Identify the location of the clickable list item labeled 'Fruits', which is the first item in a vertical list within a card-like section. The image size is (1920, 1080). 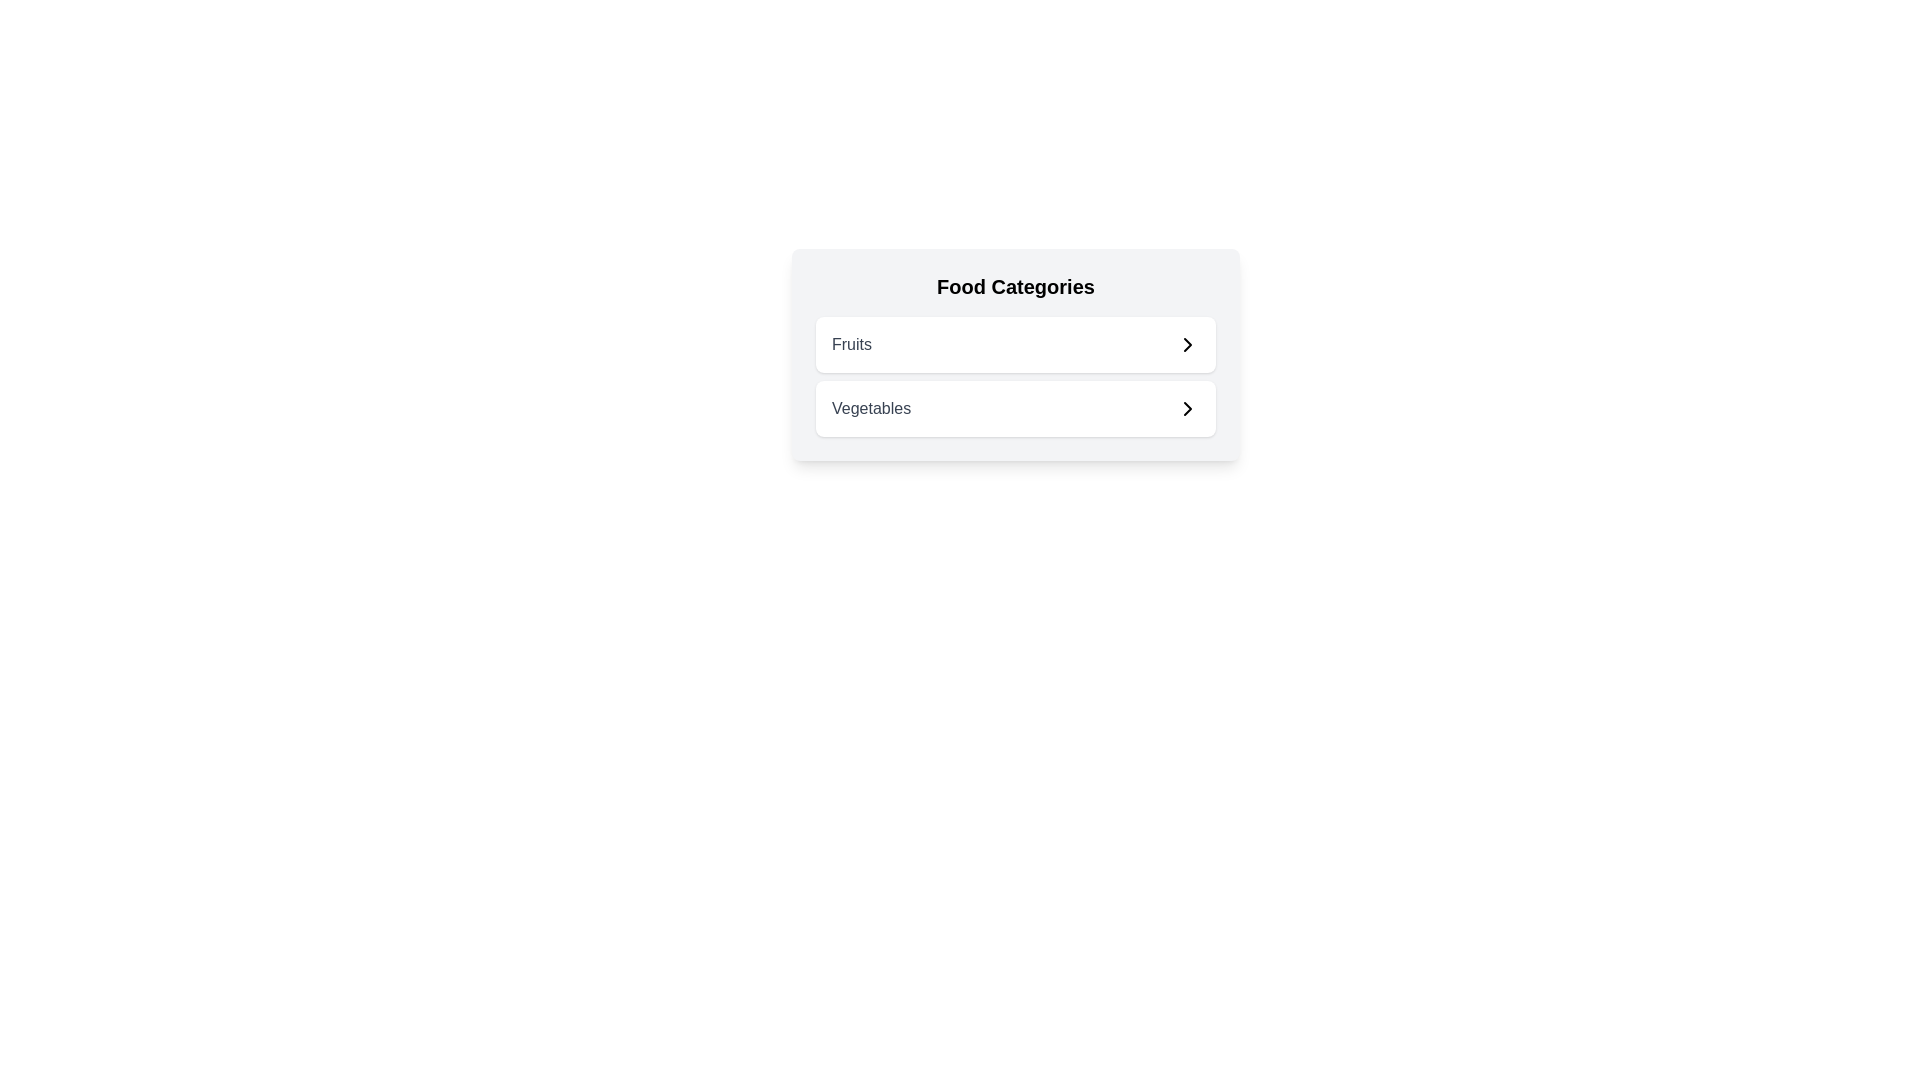
(1016, 343).